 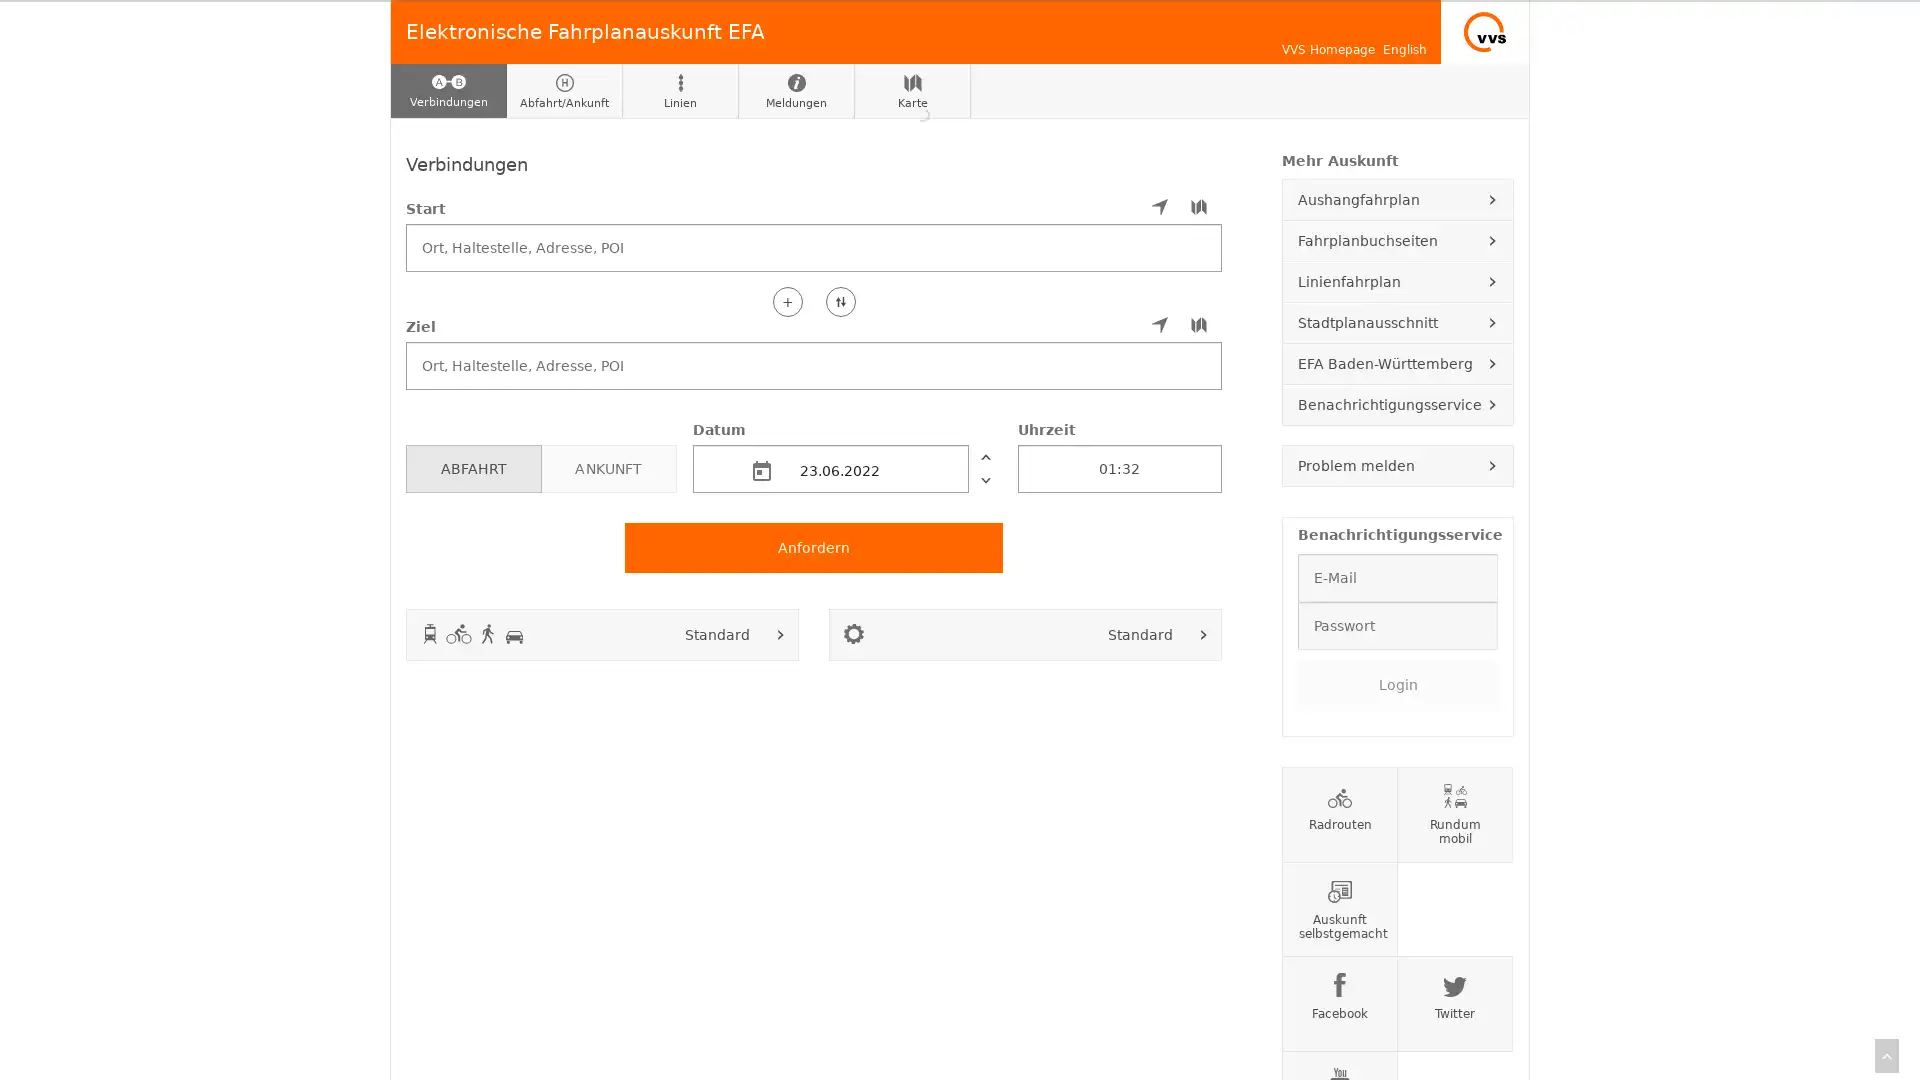 What do you see at coordinates (984, 479) in the screenshot?
I see `nachher` at bounding box center [984, 479].